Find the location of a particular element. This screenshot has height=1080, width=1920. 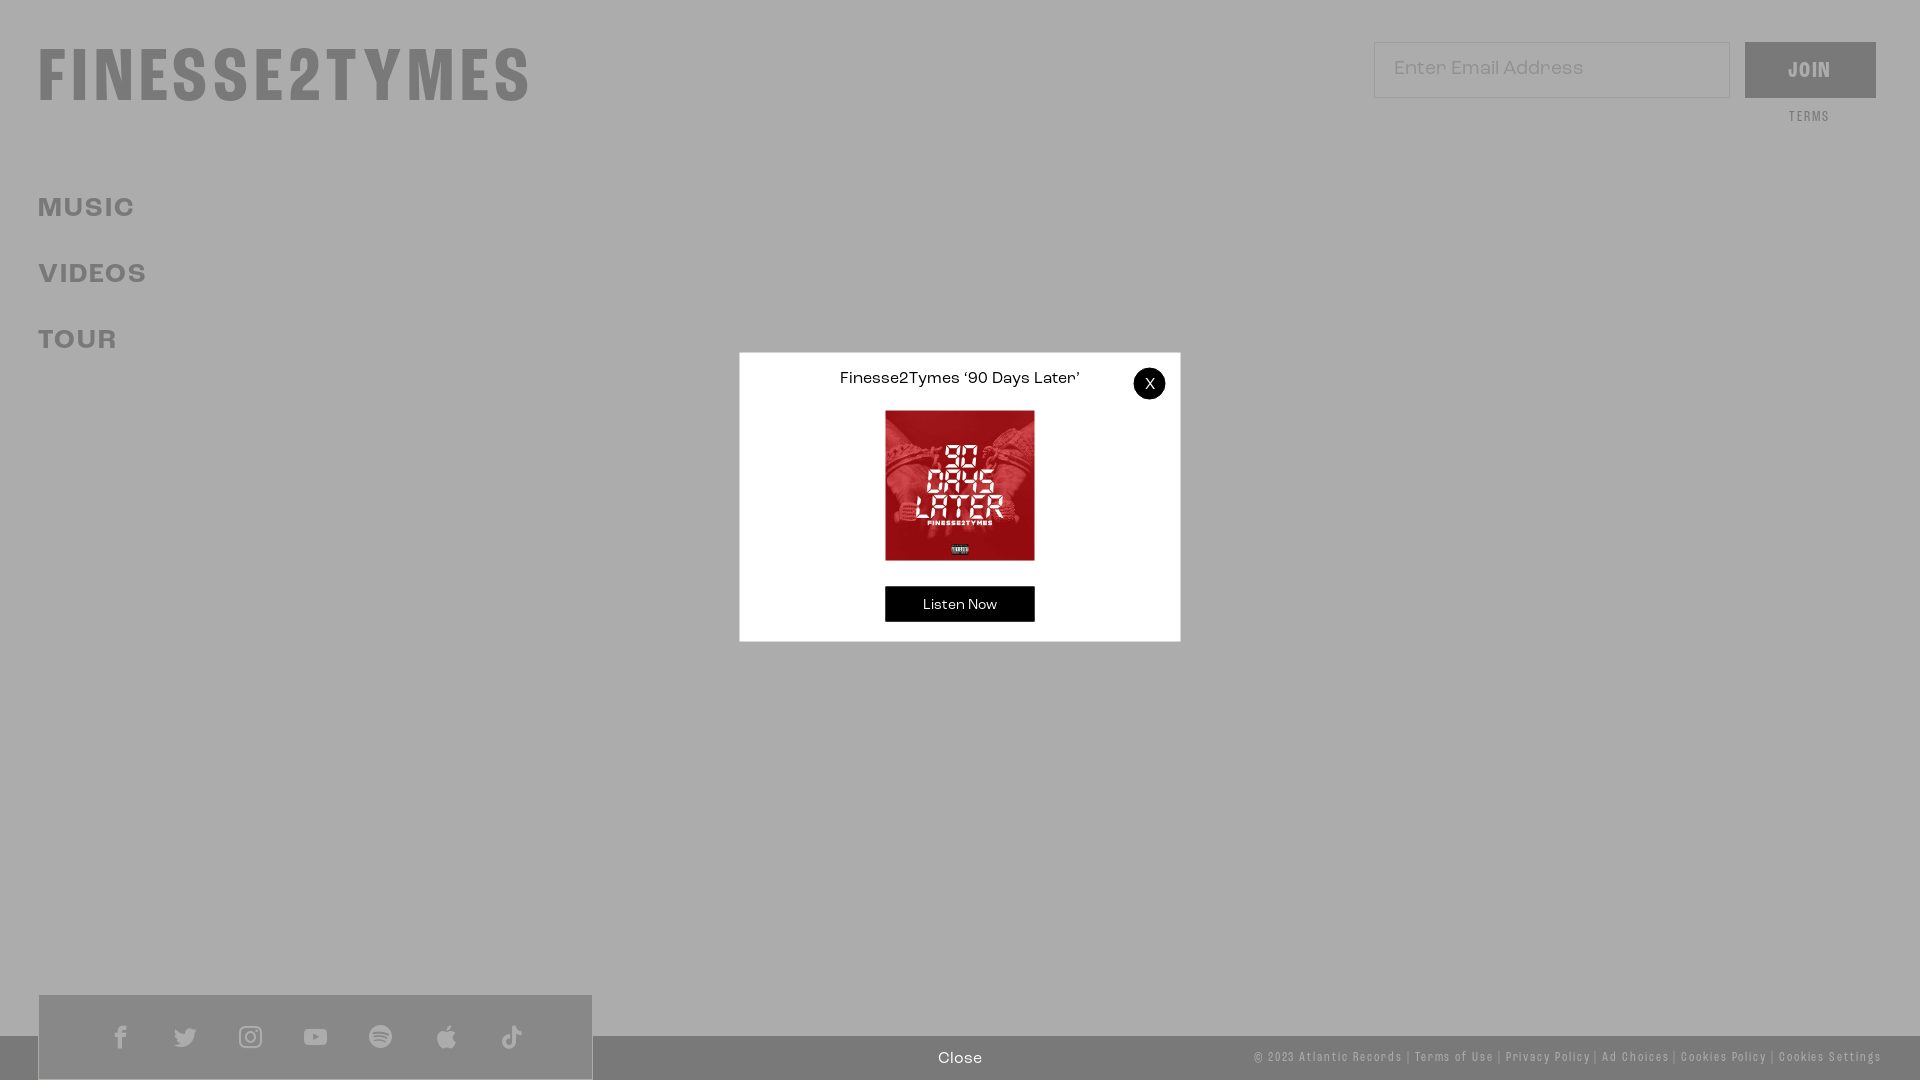

'MUSIC' is located at coordinates (85, 209).